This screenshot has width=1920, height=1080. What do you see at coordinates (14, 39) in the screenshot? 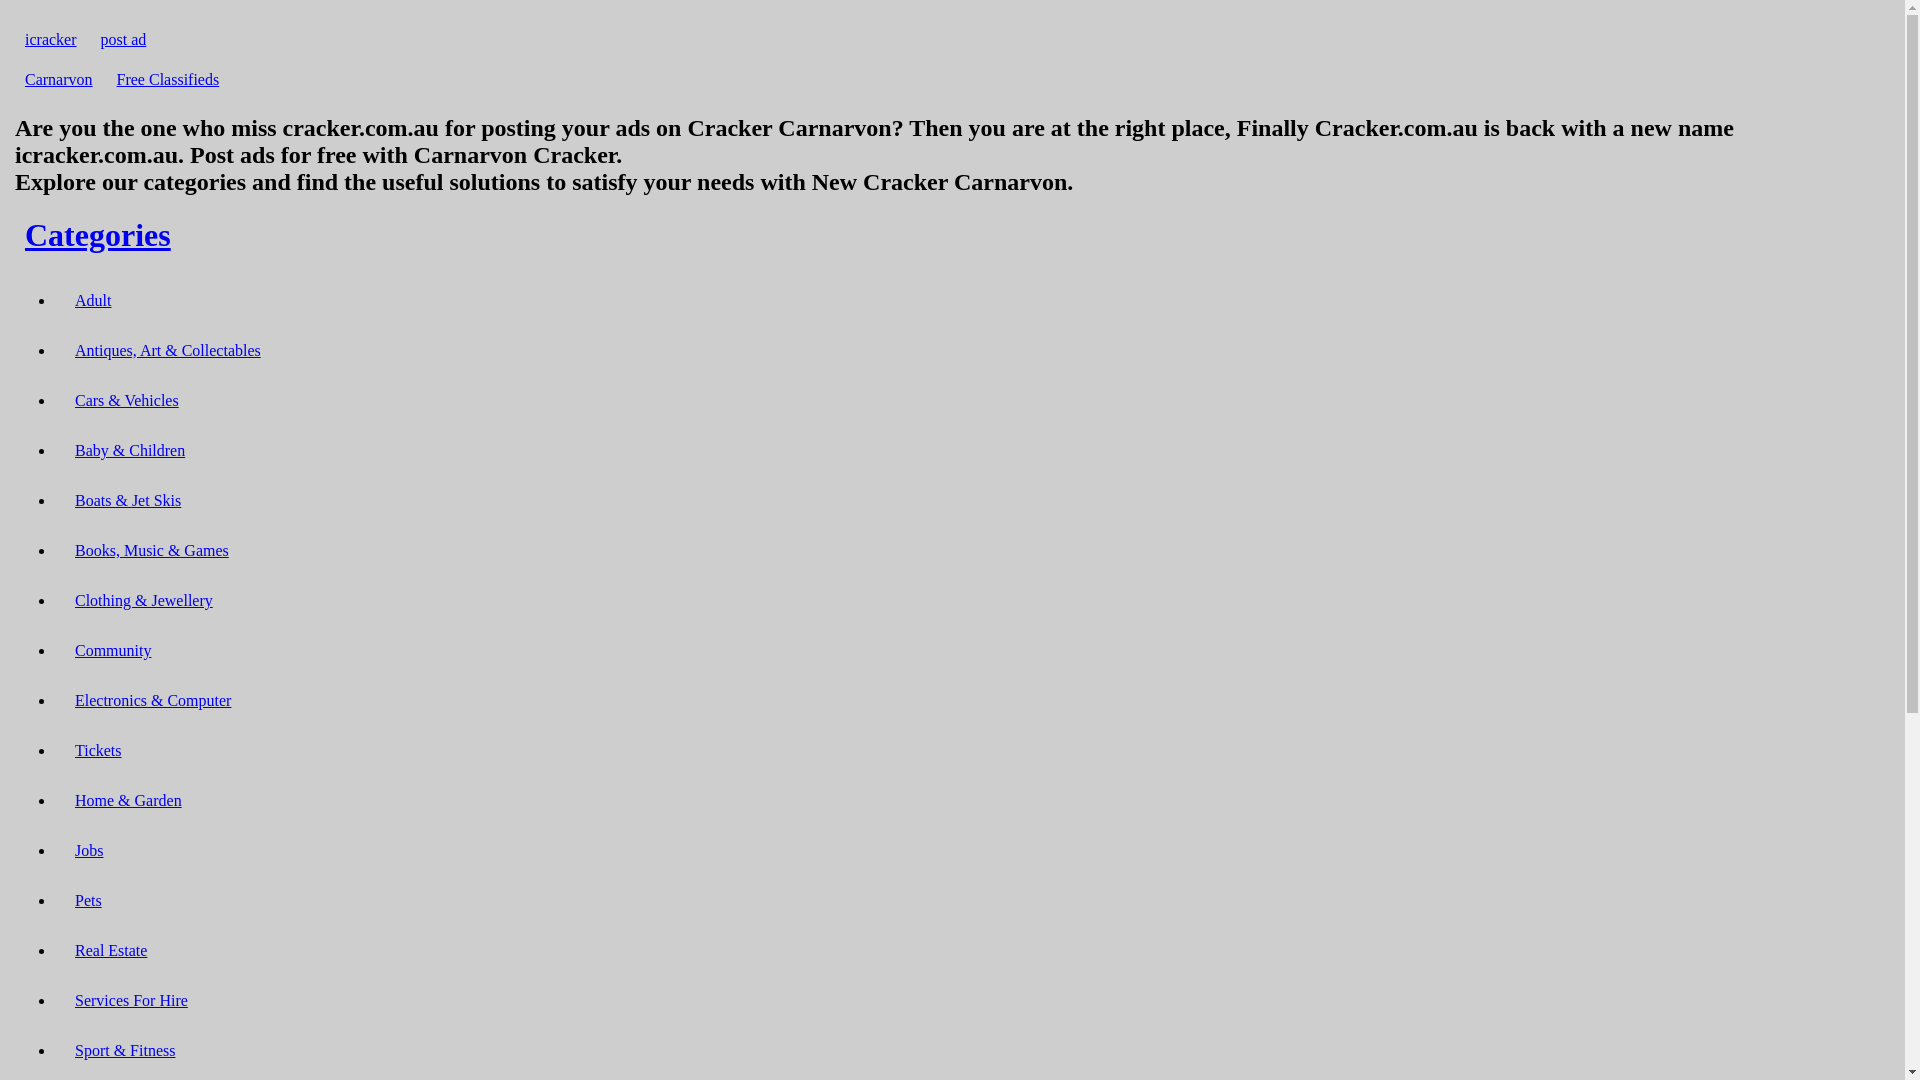
I see `'icracker'` at bounding box center [14, 39].